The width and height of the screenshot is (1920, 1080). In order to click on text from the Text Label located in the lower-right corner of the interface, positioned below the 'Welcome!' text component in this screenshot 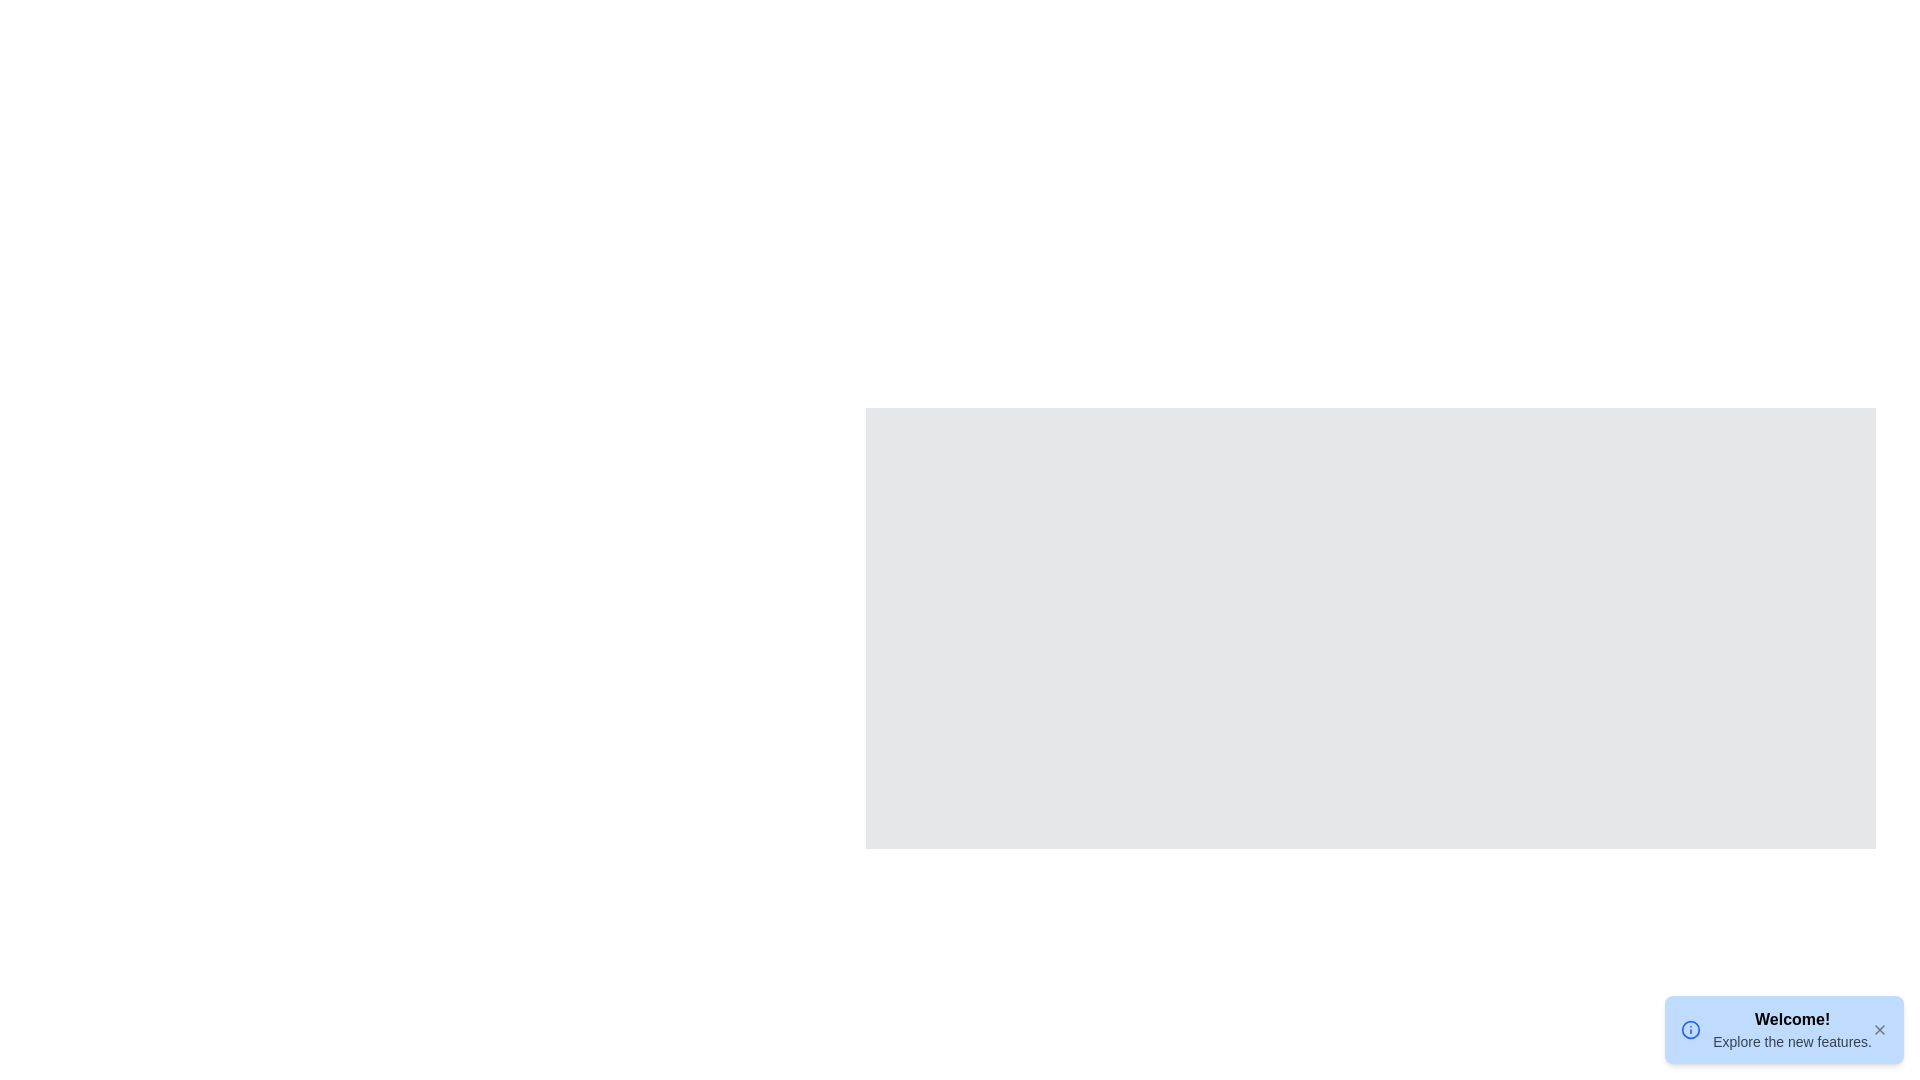, I will do `click(1792, 1040)`.